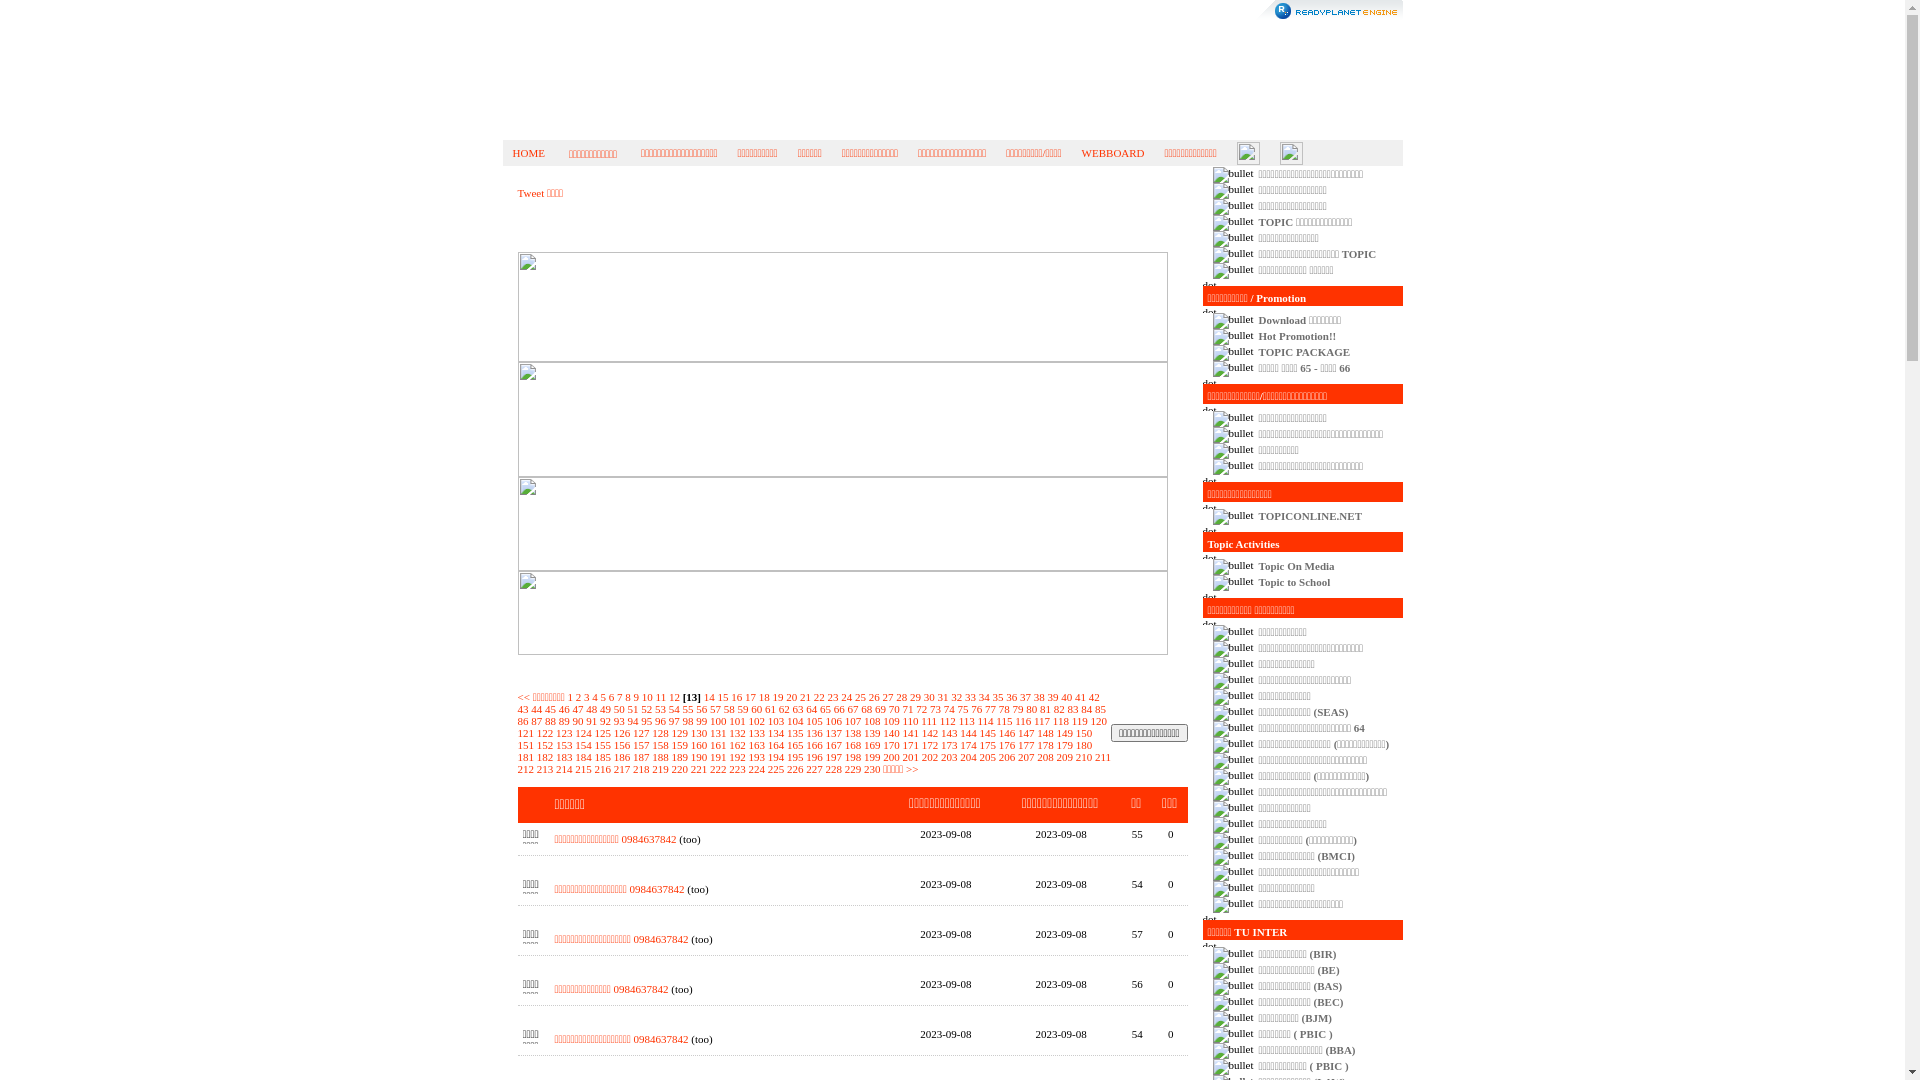 The height and width of the screenshot is (1080, 1920). I want to click on '94', so click(632, 721).